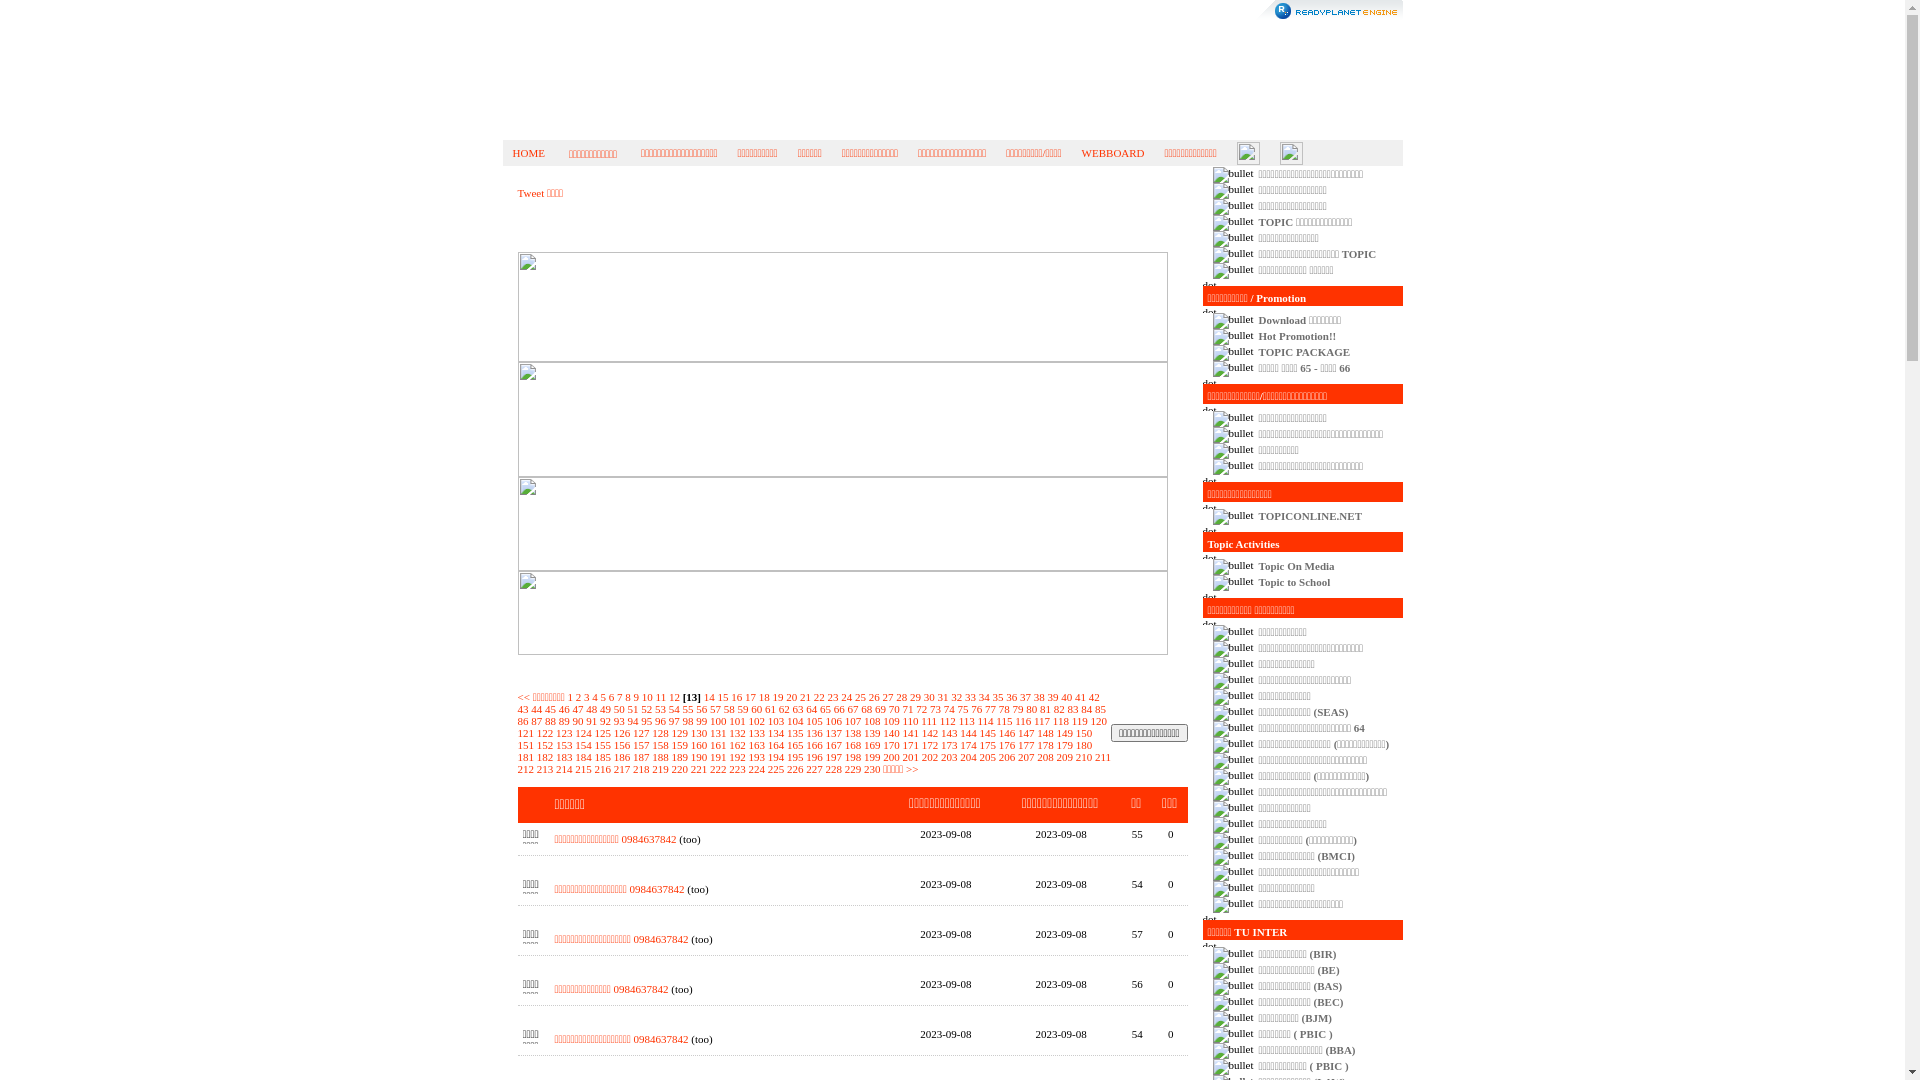 The height and width of the screenshot is (1080, 1920). I want to click on '94', so click(632, 721).